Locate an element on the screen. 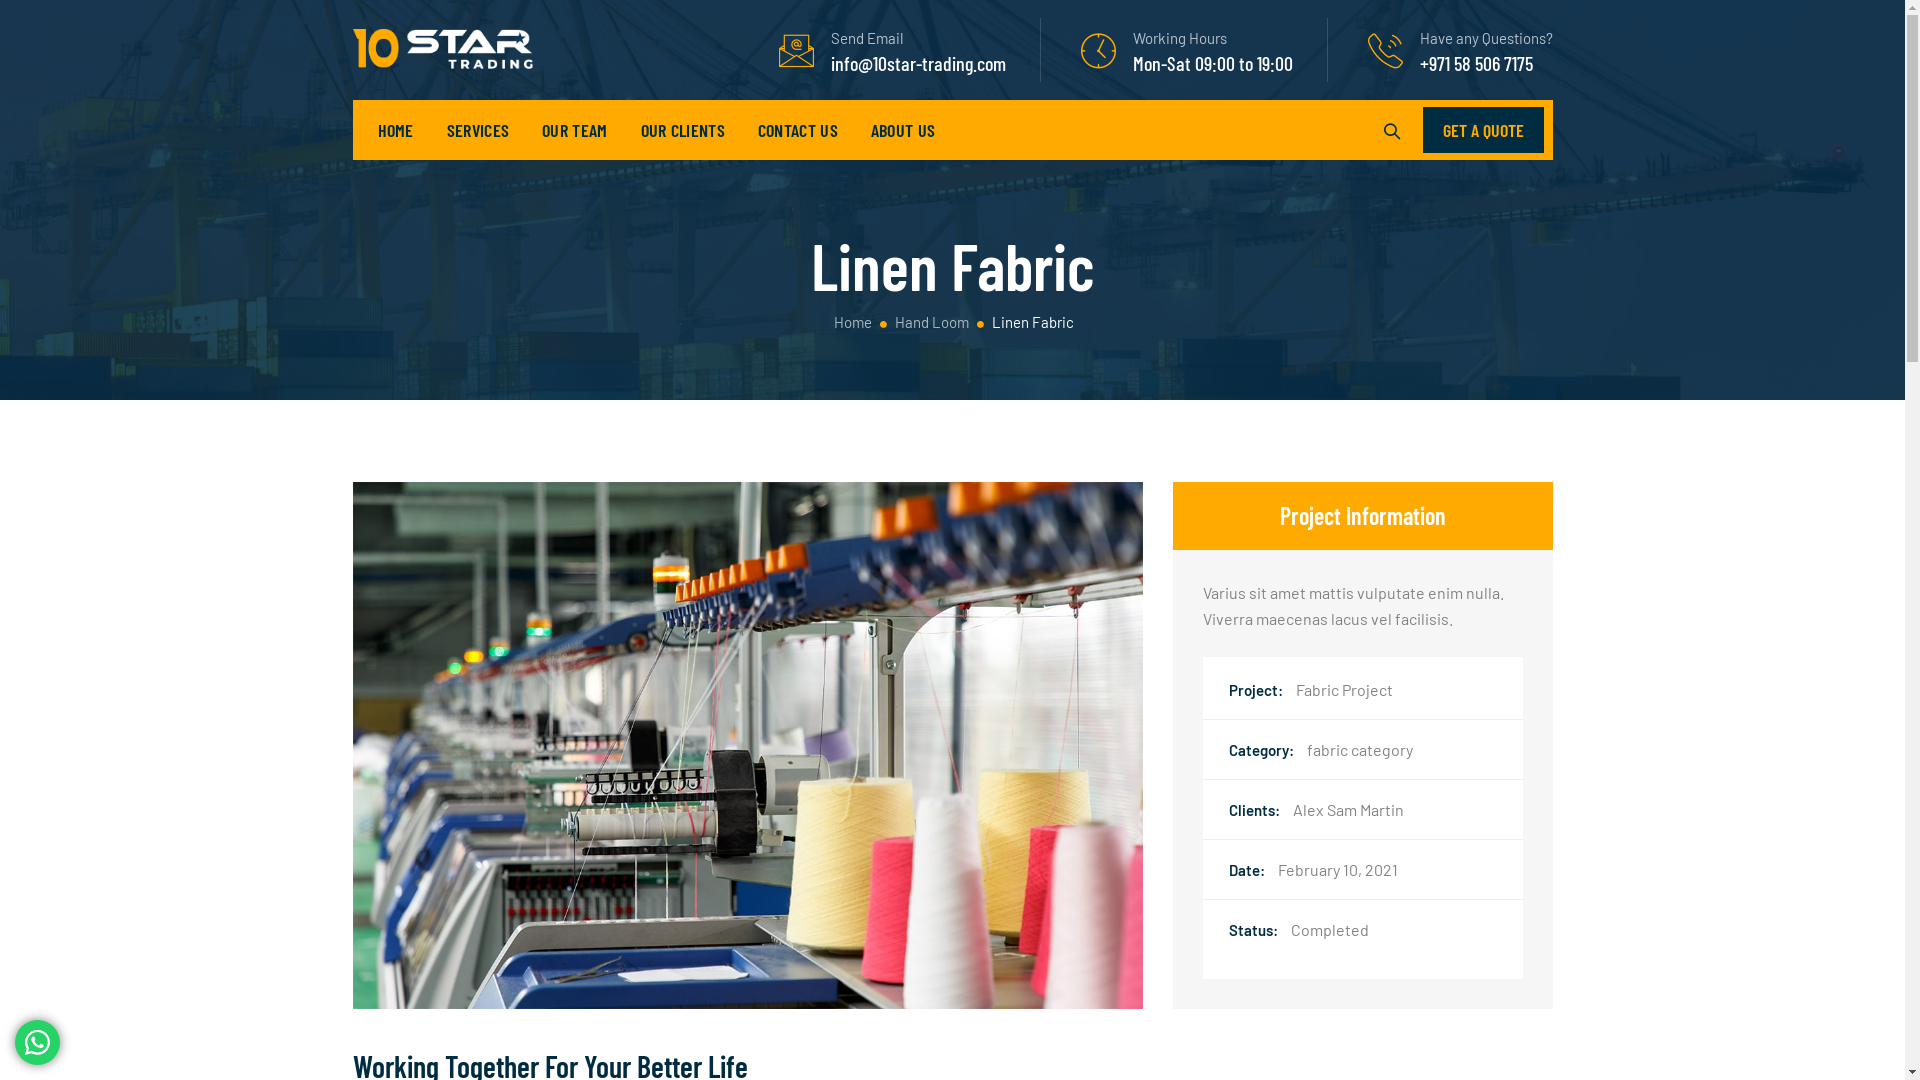  'SERVICES' is located at coordinates (477, 130).